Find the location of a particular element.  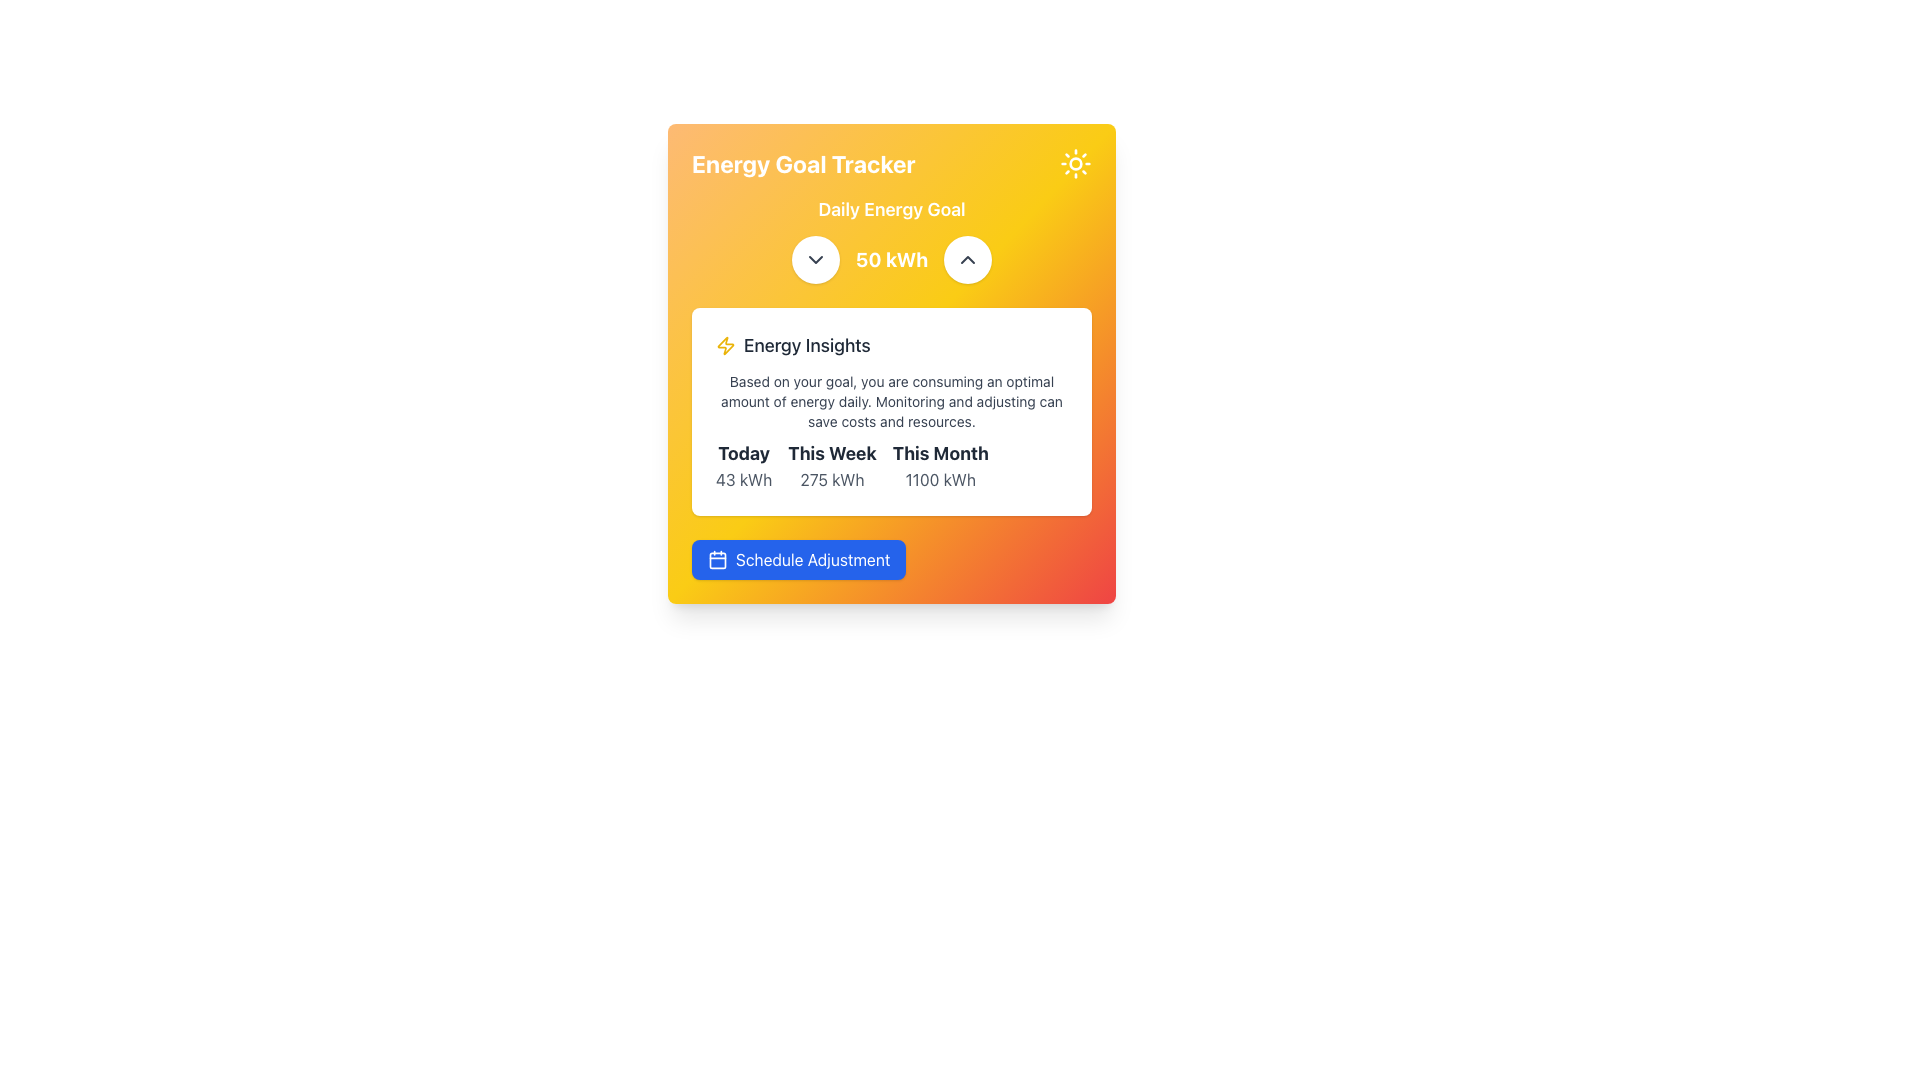

the blue calendar icon within the 'Schedule Adjustment' button by moving the cursor to its center is located at coordinates (718, 559).